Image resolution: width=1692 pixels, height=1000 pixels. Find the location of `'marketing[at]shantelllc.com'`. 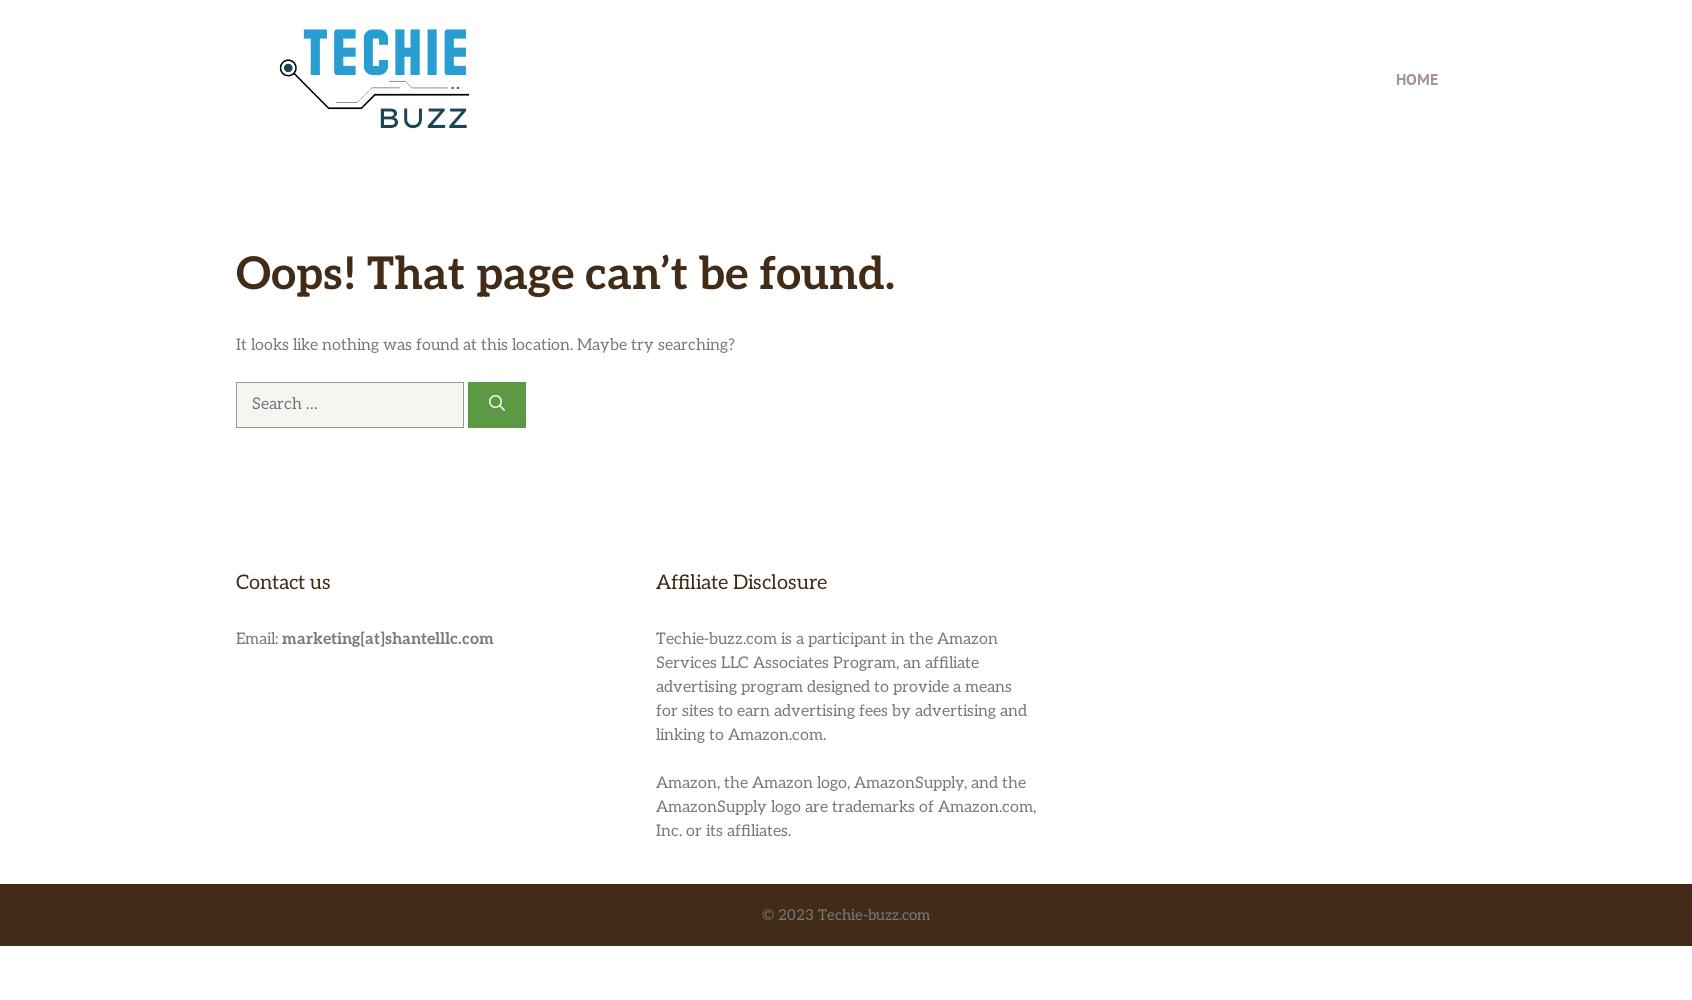

'marketing[at]shantelllc.com' is located at coordinates (387, 638).